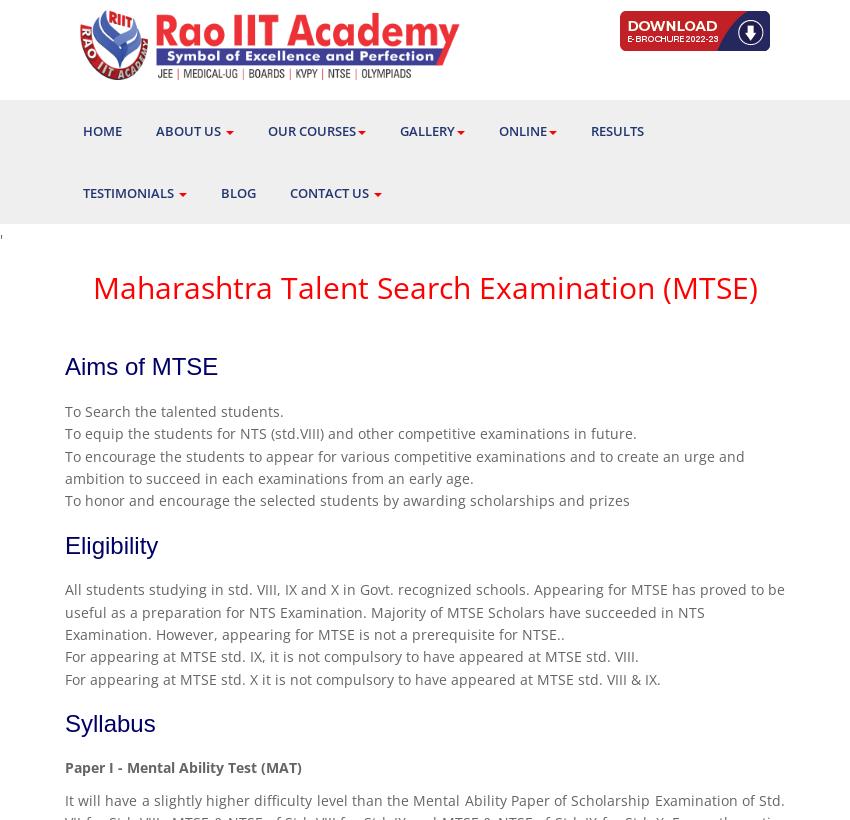 This screenshot has height=820, width=850. What do you see at coordinates (424, 287) in the screenshot?
I see `'Maharashtra Talent Search Examination (MTSE)'` at bounding box center [424, 287].